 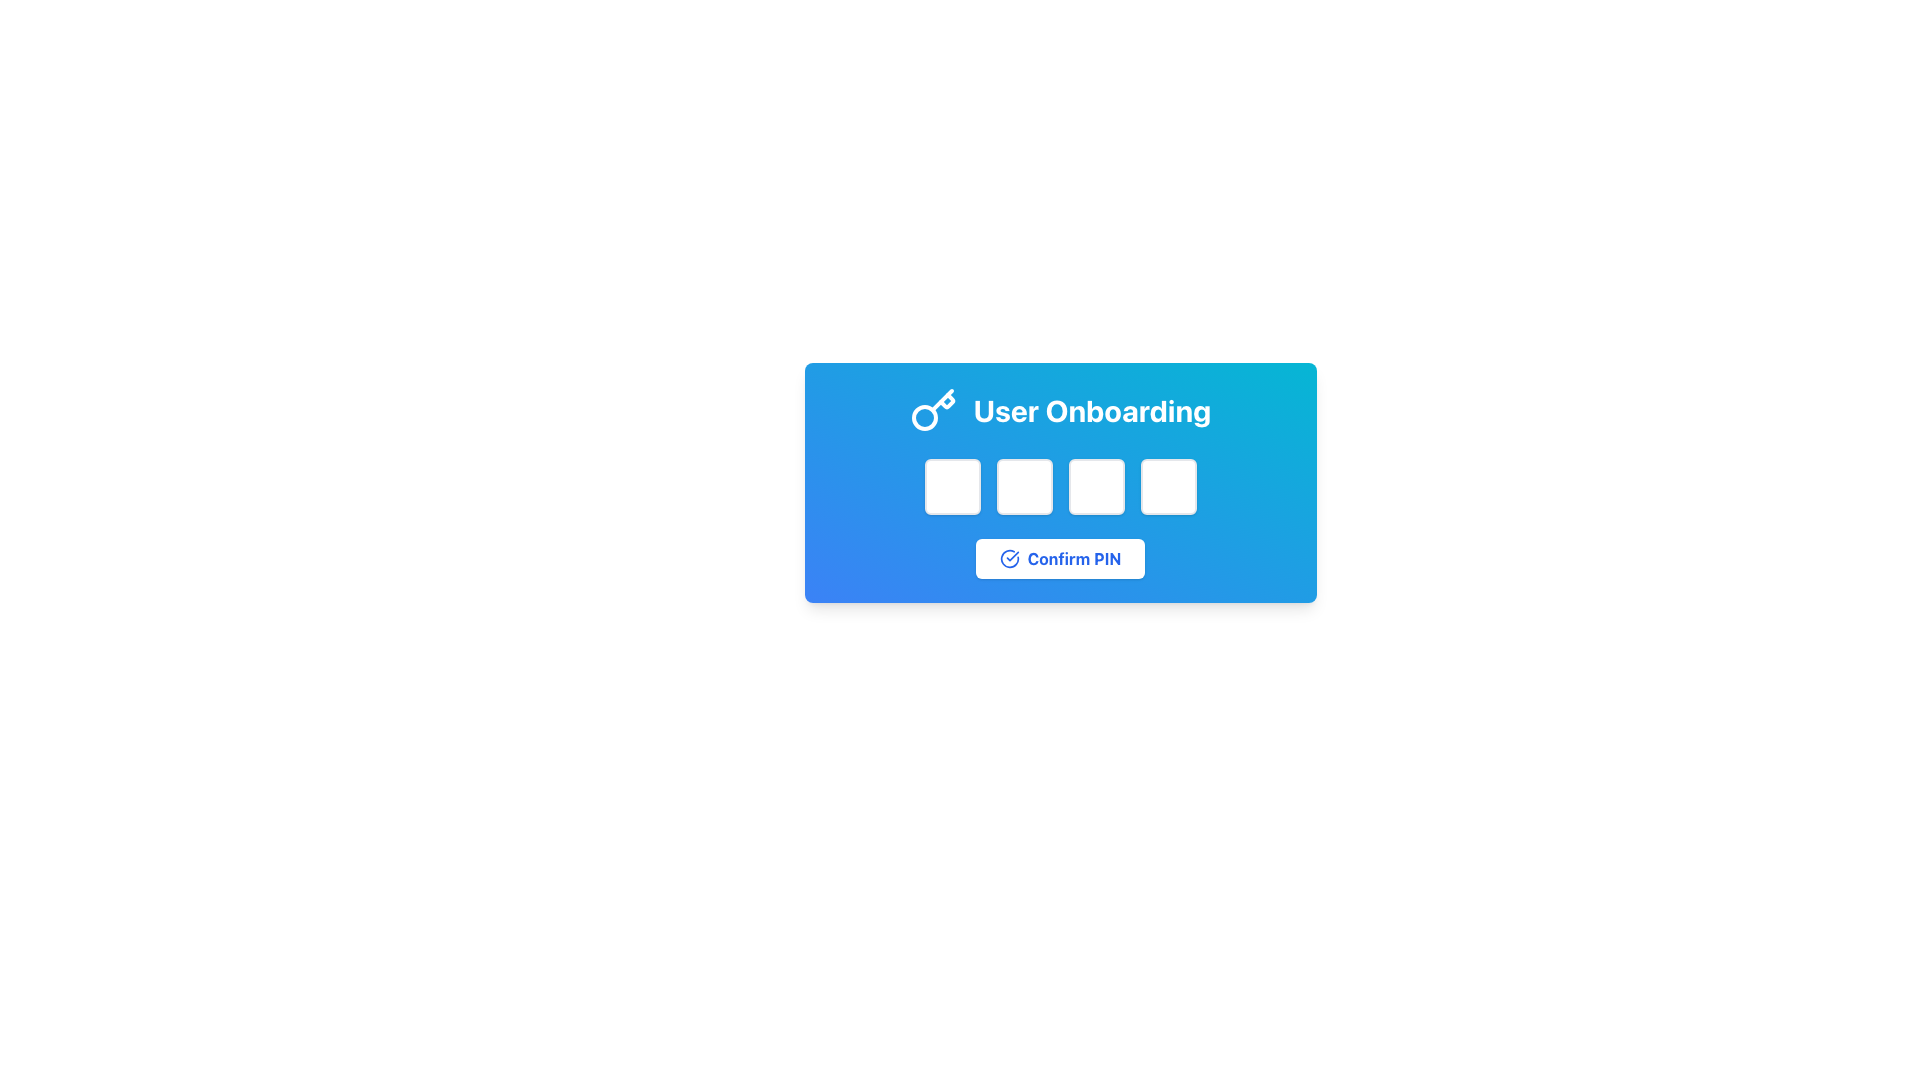 What do you see at coordinates (932, 410) in the screenshot?
I see `the key icon representing access-related functionality within the 'User Onboarding' section of the header` at bounding box center [932, 410].